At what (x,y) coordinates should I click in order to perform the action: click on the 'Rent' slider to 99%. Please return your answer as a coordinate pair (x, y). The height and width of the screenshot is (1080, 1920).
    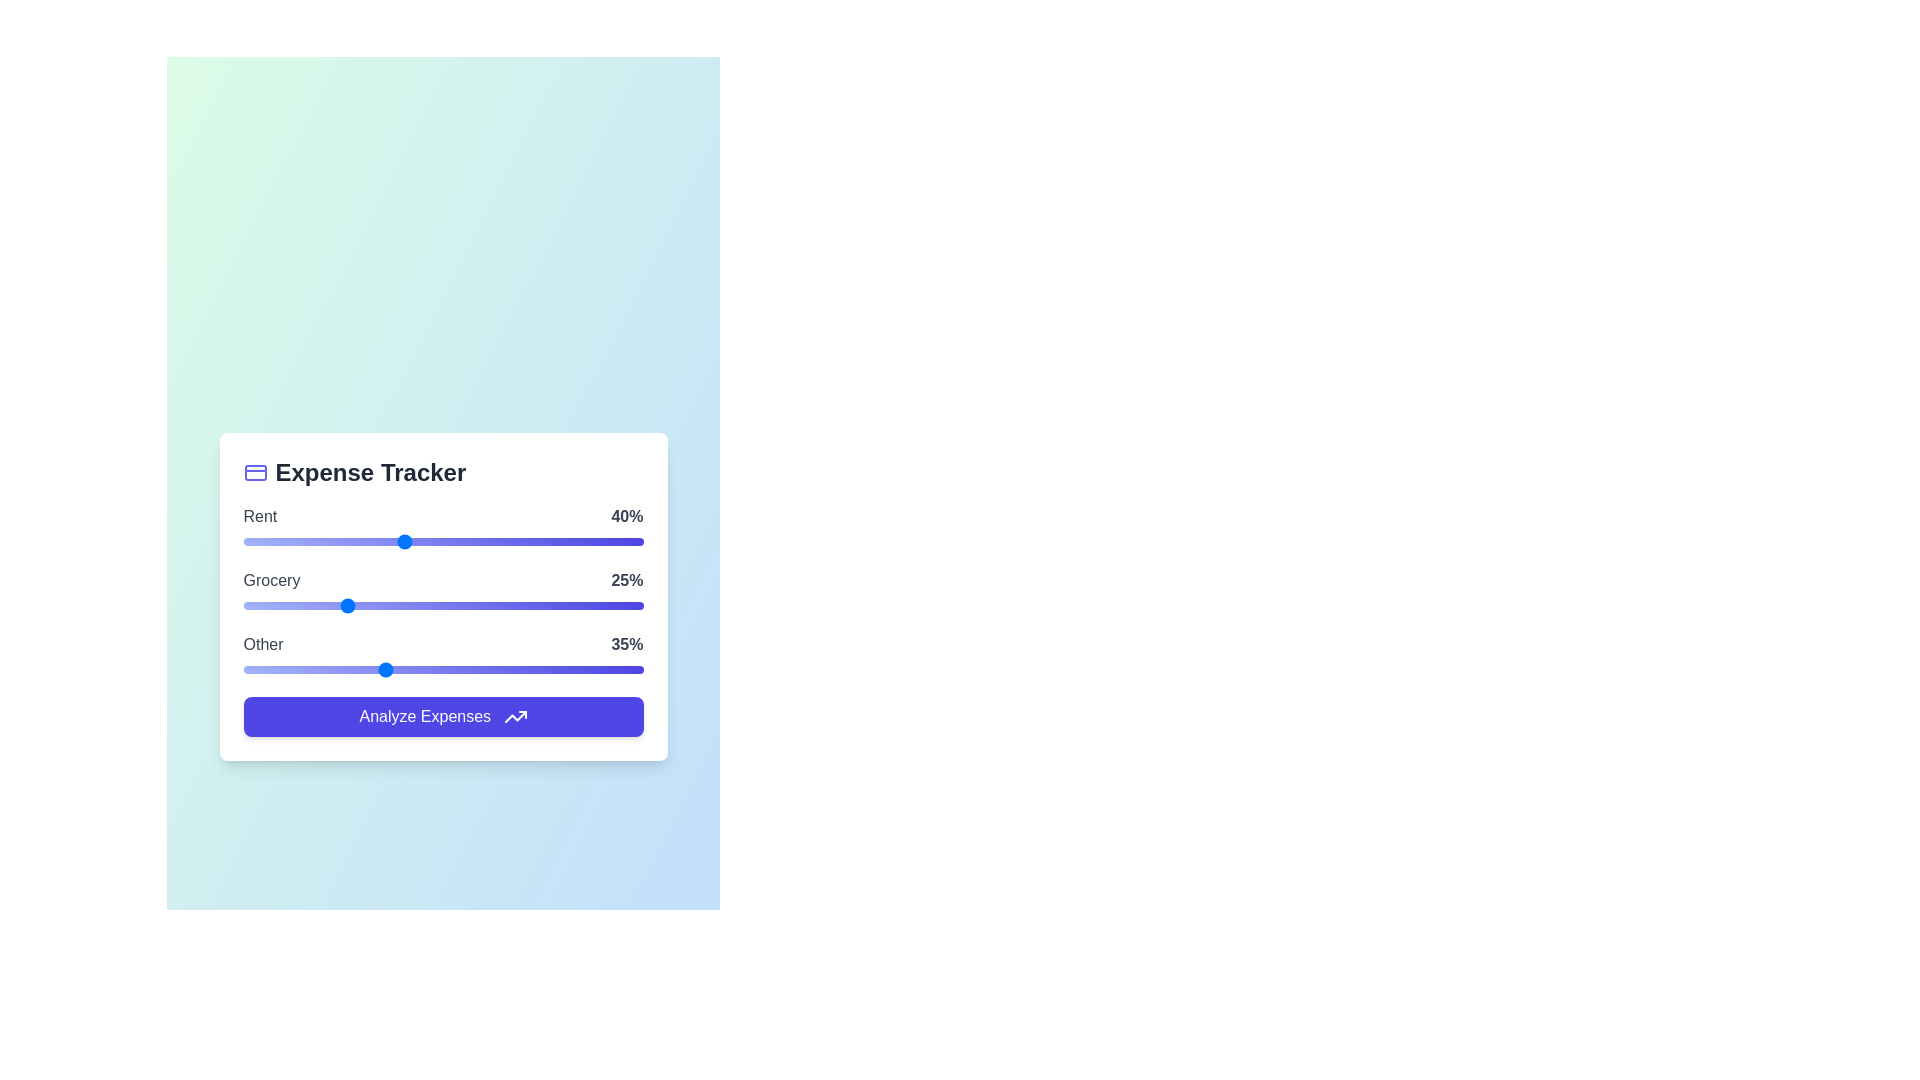
    Looking at the image, I should click on (638, 541).